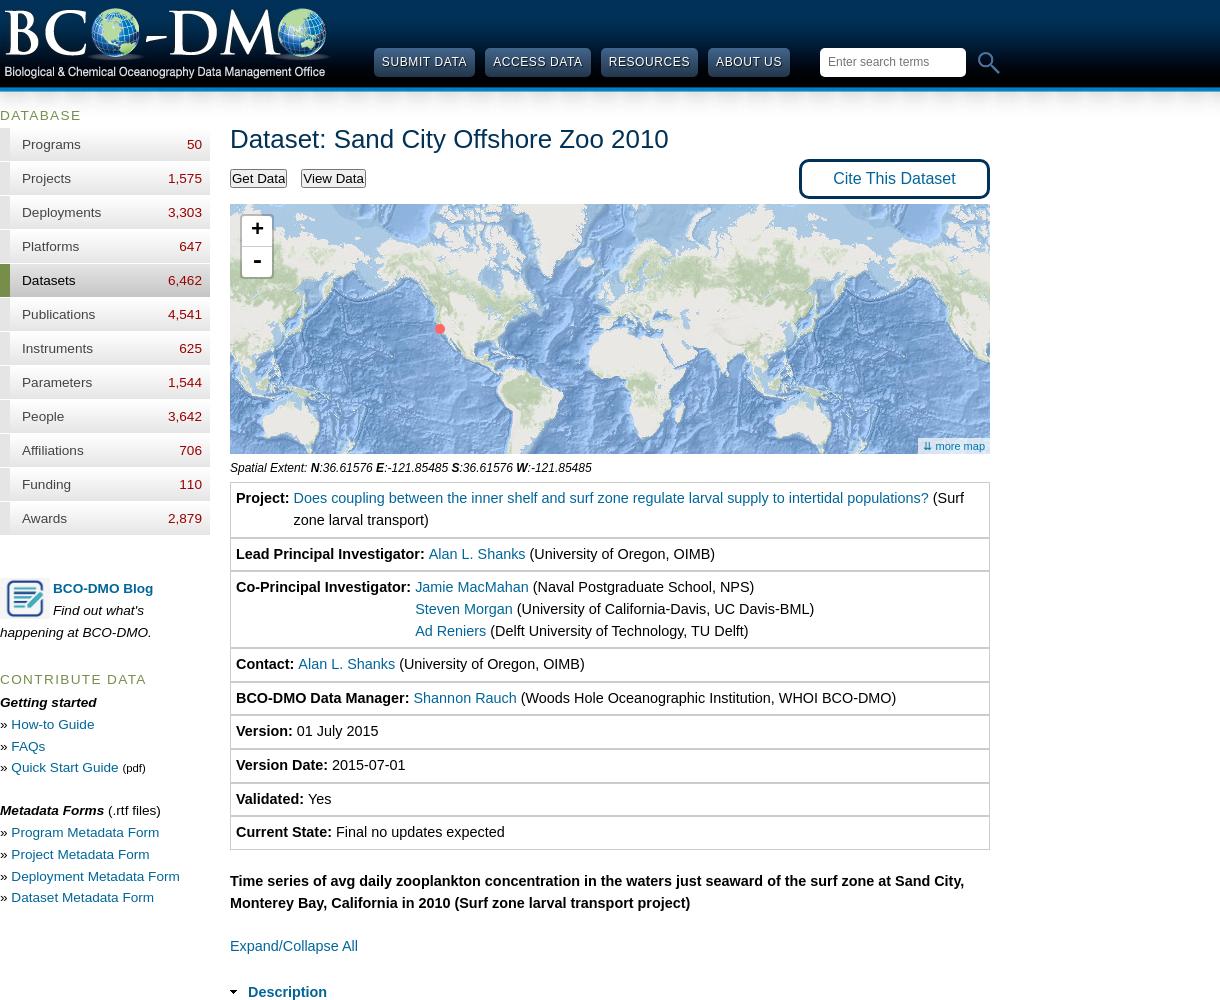 This screenshot has width=1220, height=1000. Describe the element at coordinates (42, 416) in the screenshot. I see `'People'` at that location.